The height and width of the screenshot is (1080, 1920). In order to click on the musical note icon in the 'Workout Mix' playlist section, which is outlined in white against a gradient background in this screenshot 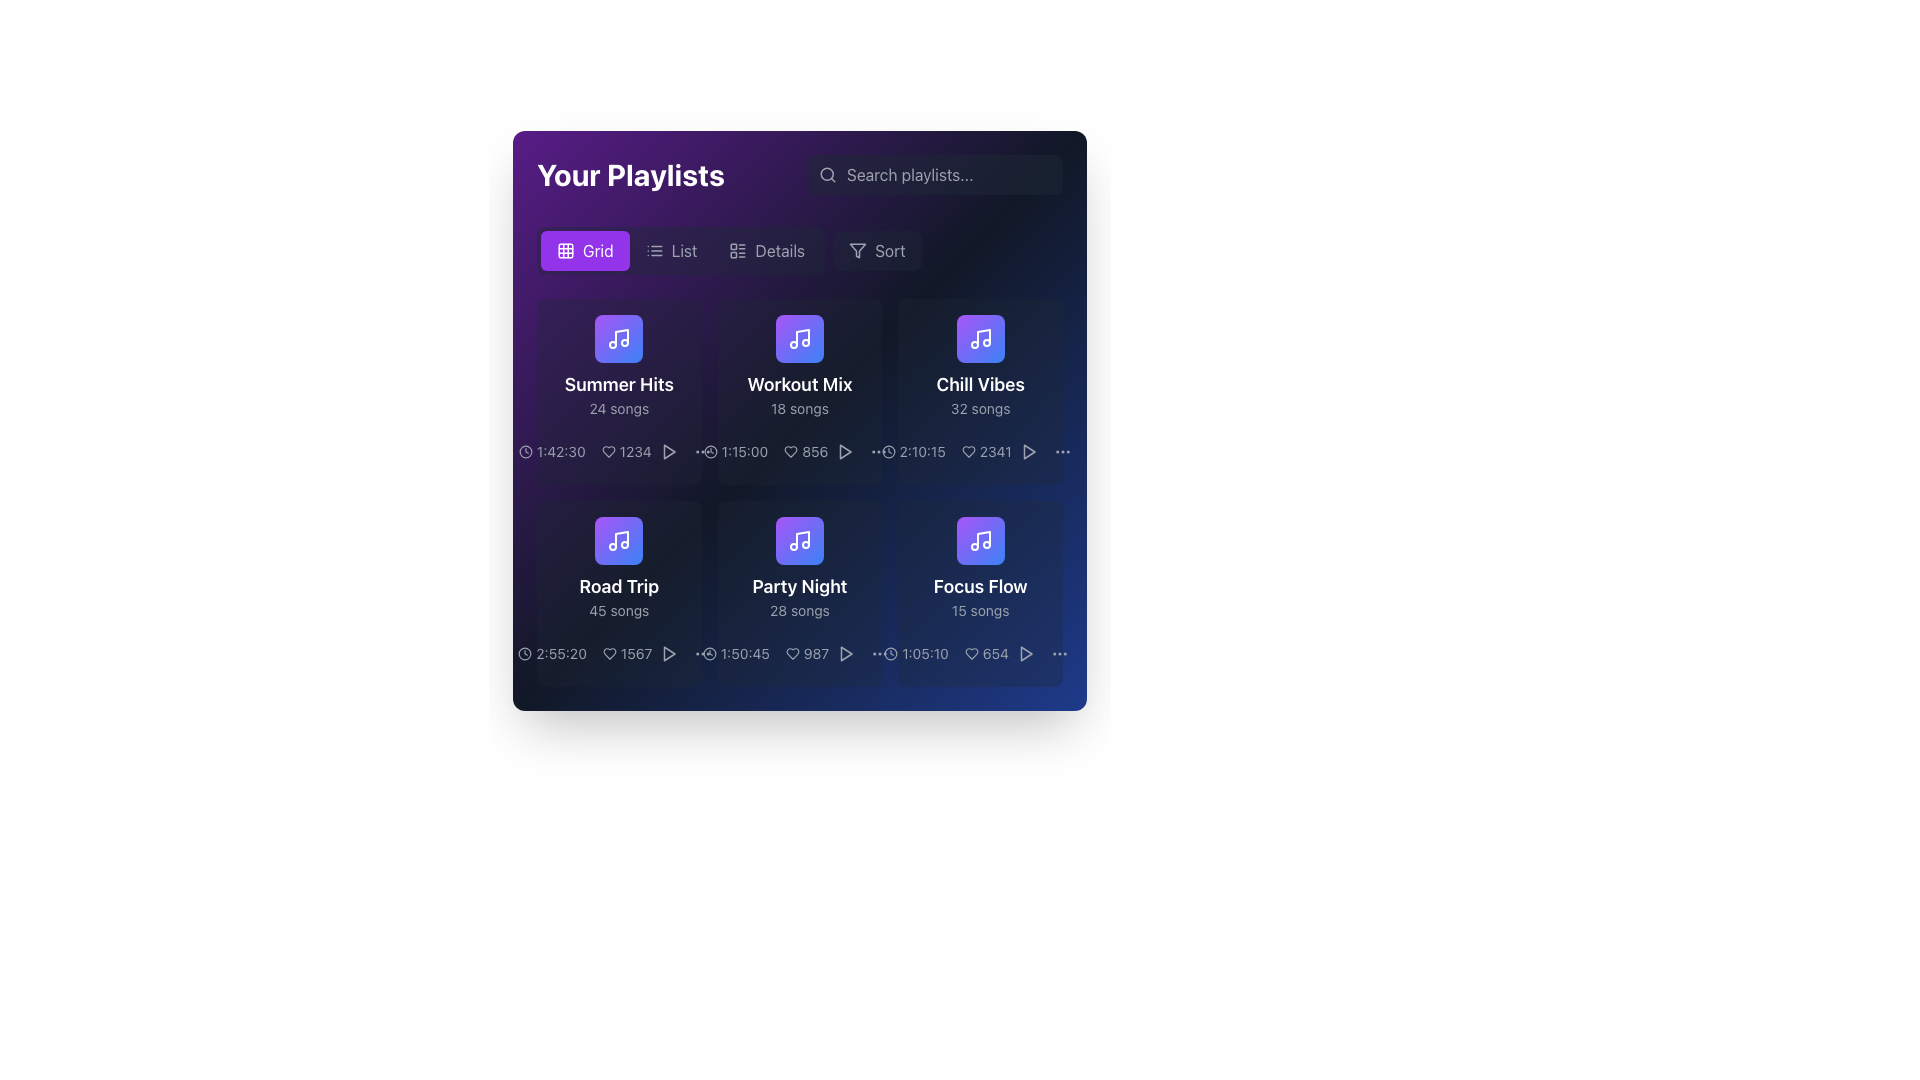, I will do `click(800, 338)`.